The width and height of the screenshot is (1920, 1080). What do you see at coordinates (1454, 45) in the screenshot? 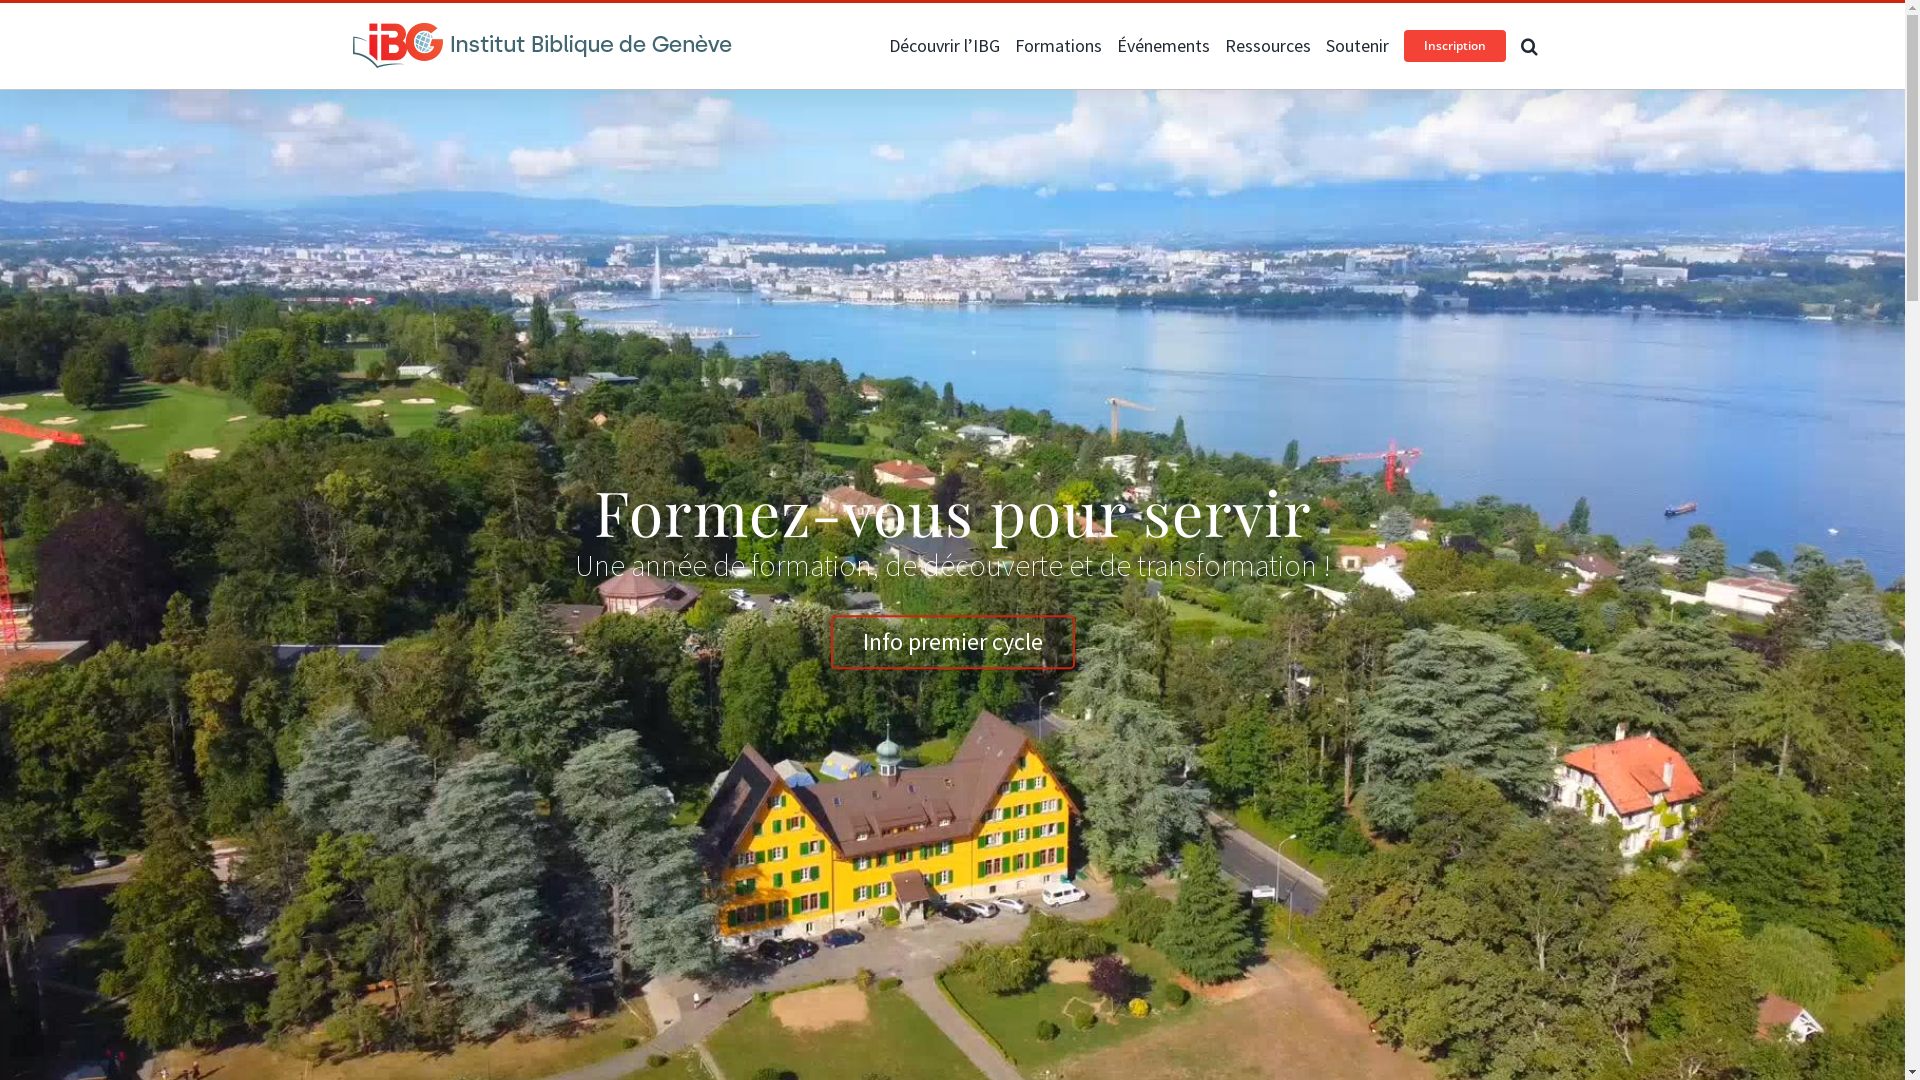
I see `'Inscription'` at bounding box center [1454, 45].